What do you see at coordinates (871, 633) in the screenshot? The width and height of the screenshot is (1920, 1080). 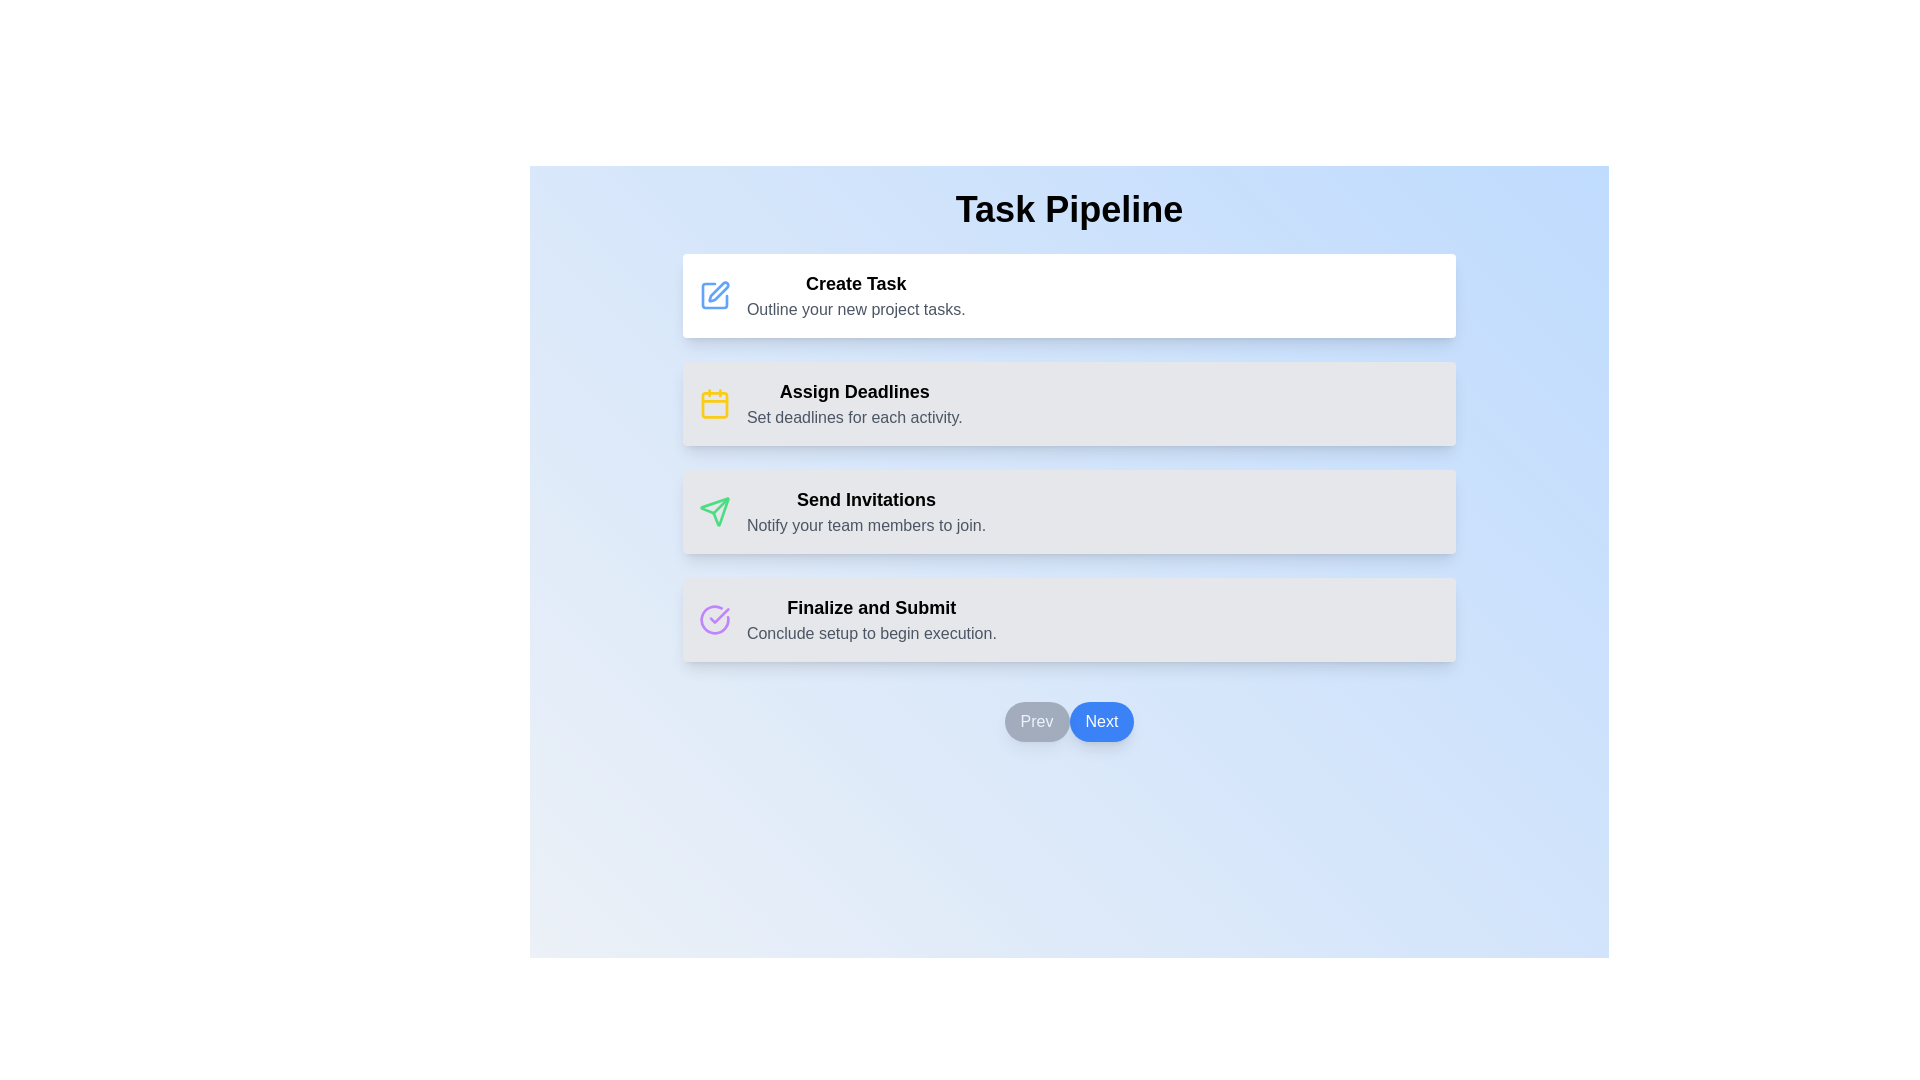 I see `the static text description that provides additional details related to the 'Finalize and Submit' task, located below the title in a soft rectangular box` at bounding box center [871, 633].